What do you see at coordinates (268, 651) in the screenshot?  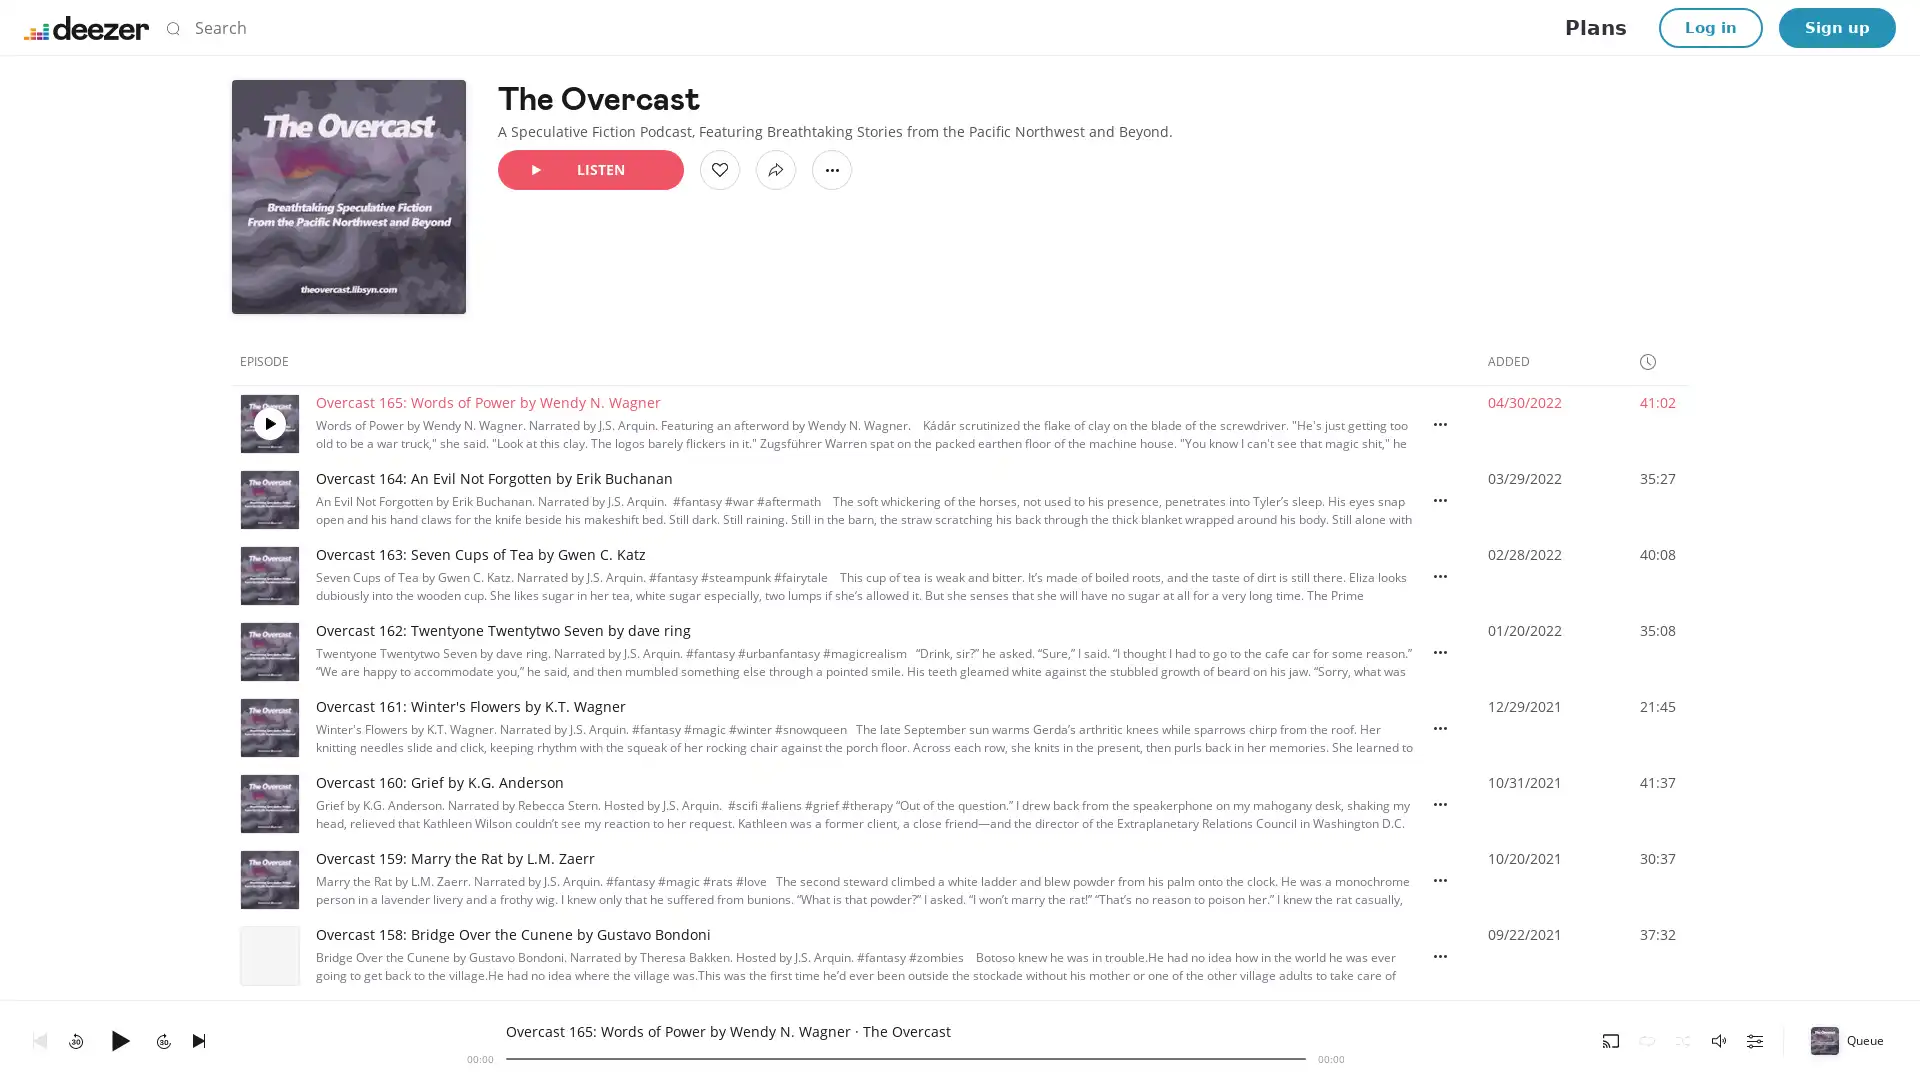 I see `Play Overcast 162: Twentyone Twentytwo Seven by dave ring by The Overcast` at bounding box center [268, 651].